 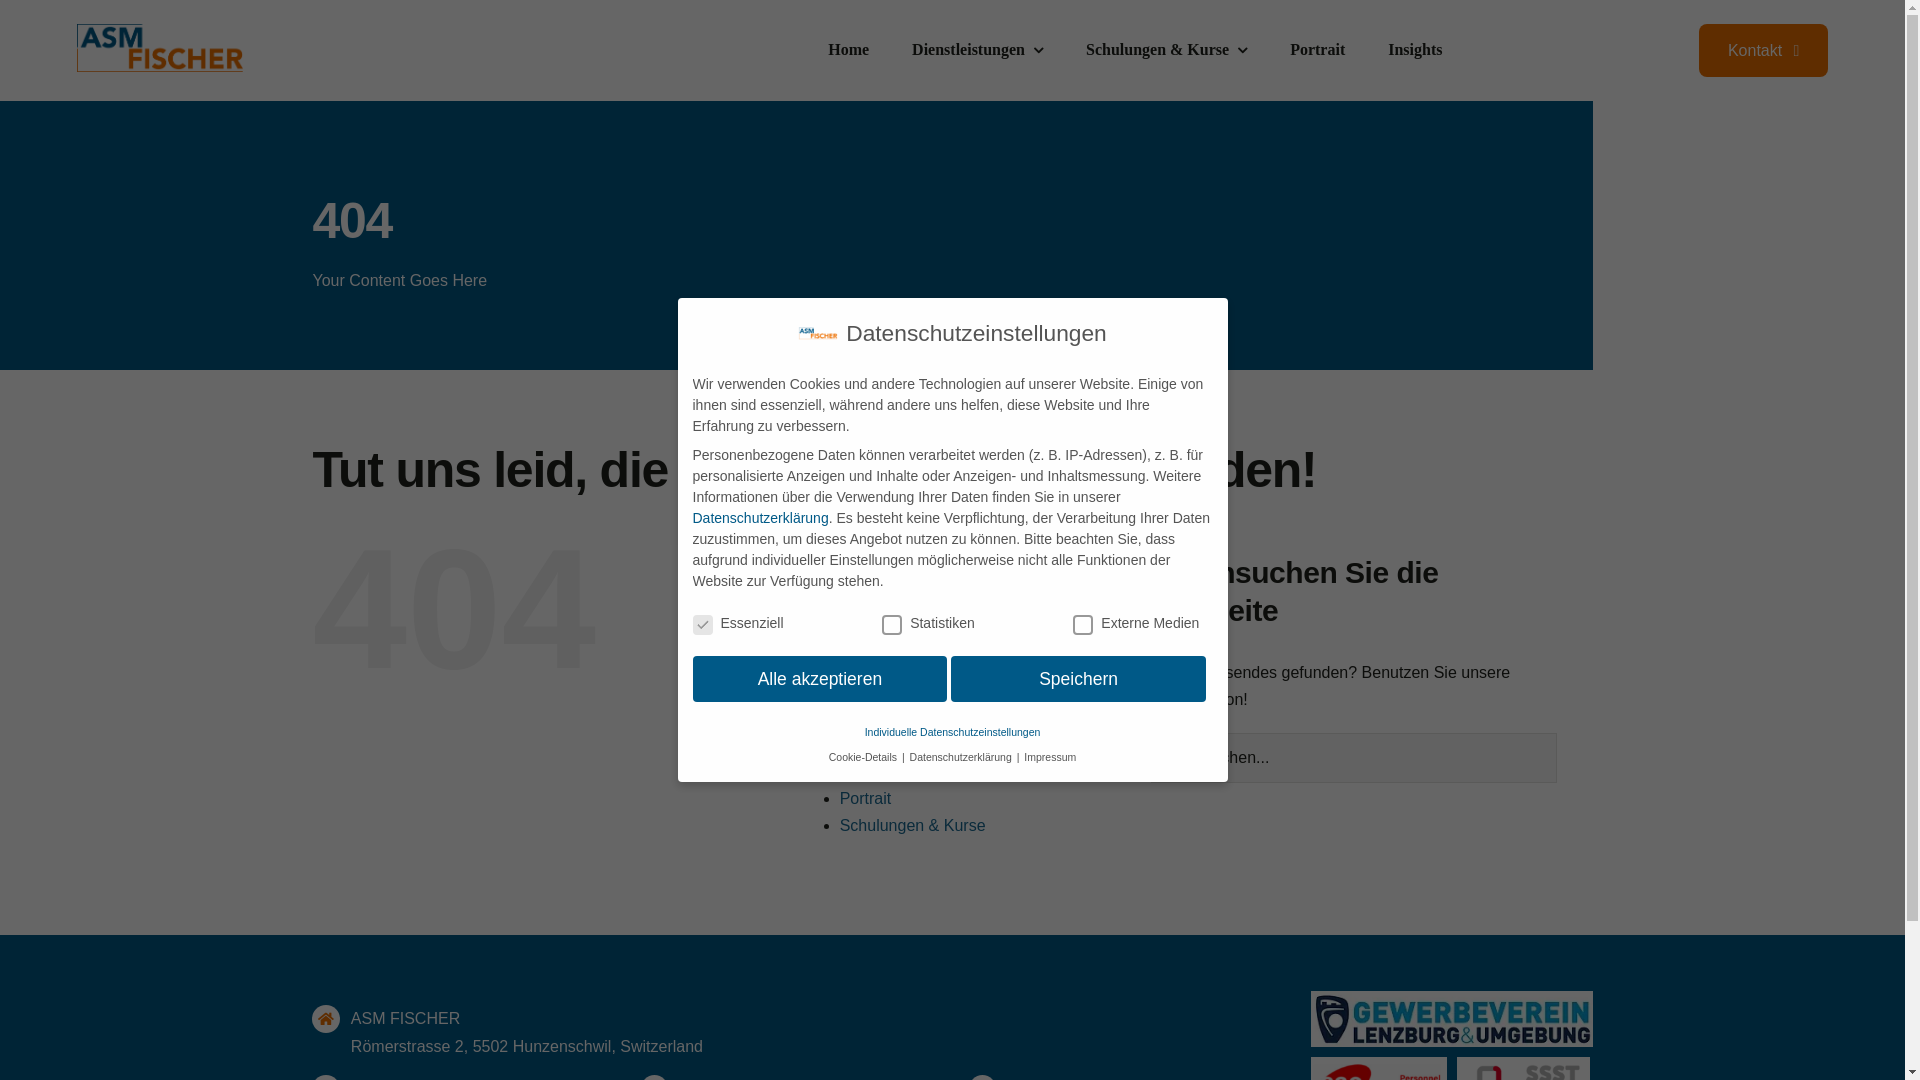 I want to click on 'Dienstleistungen', so click(x=977, y=49).